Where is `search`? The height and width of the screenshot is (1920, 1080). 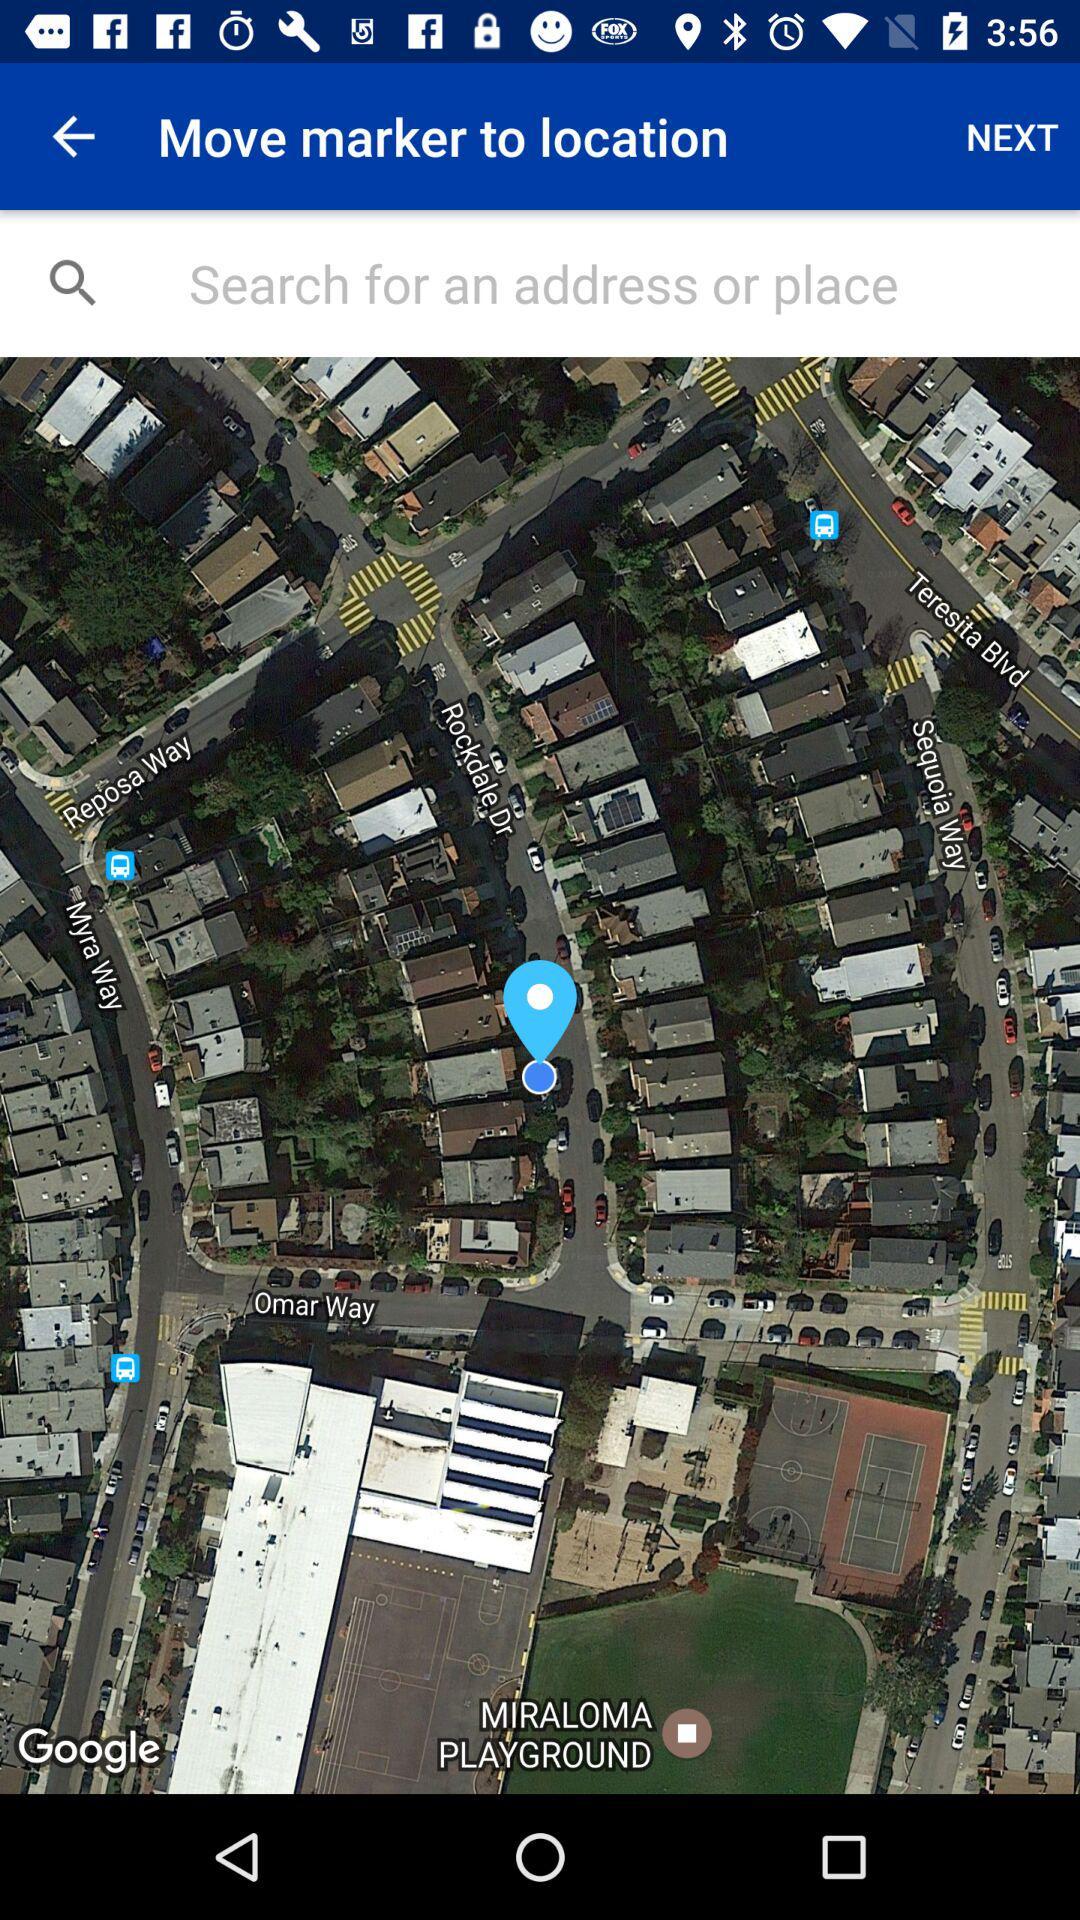
search is located at coordinates (612, 282).